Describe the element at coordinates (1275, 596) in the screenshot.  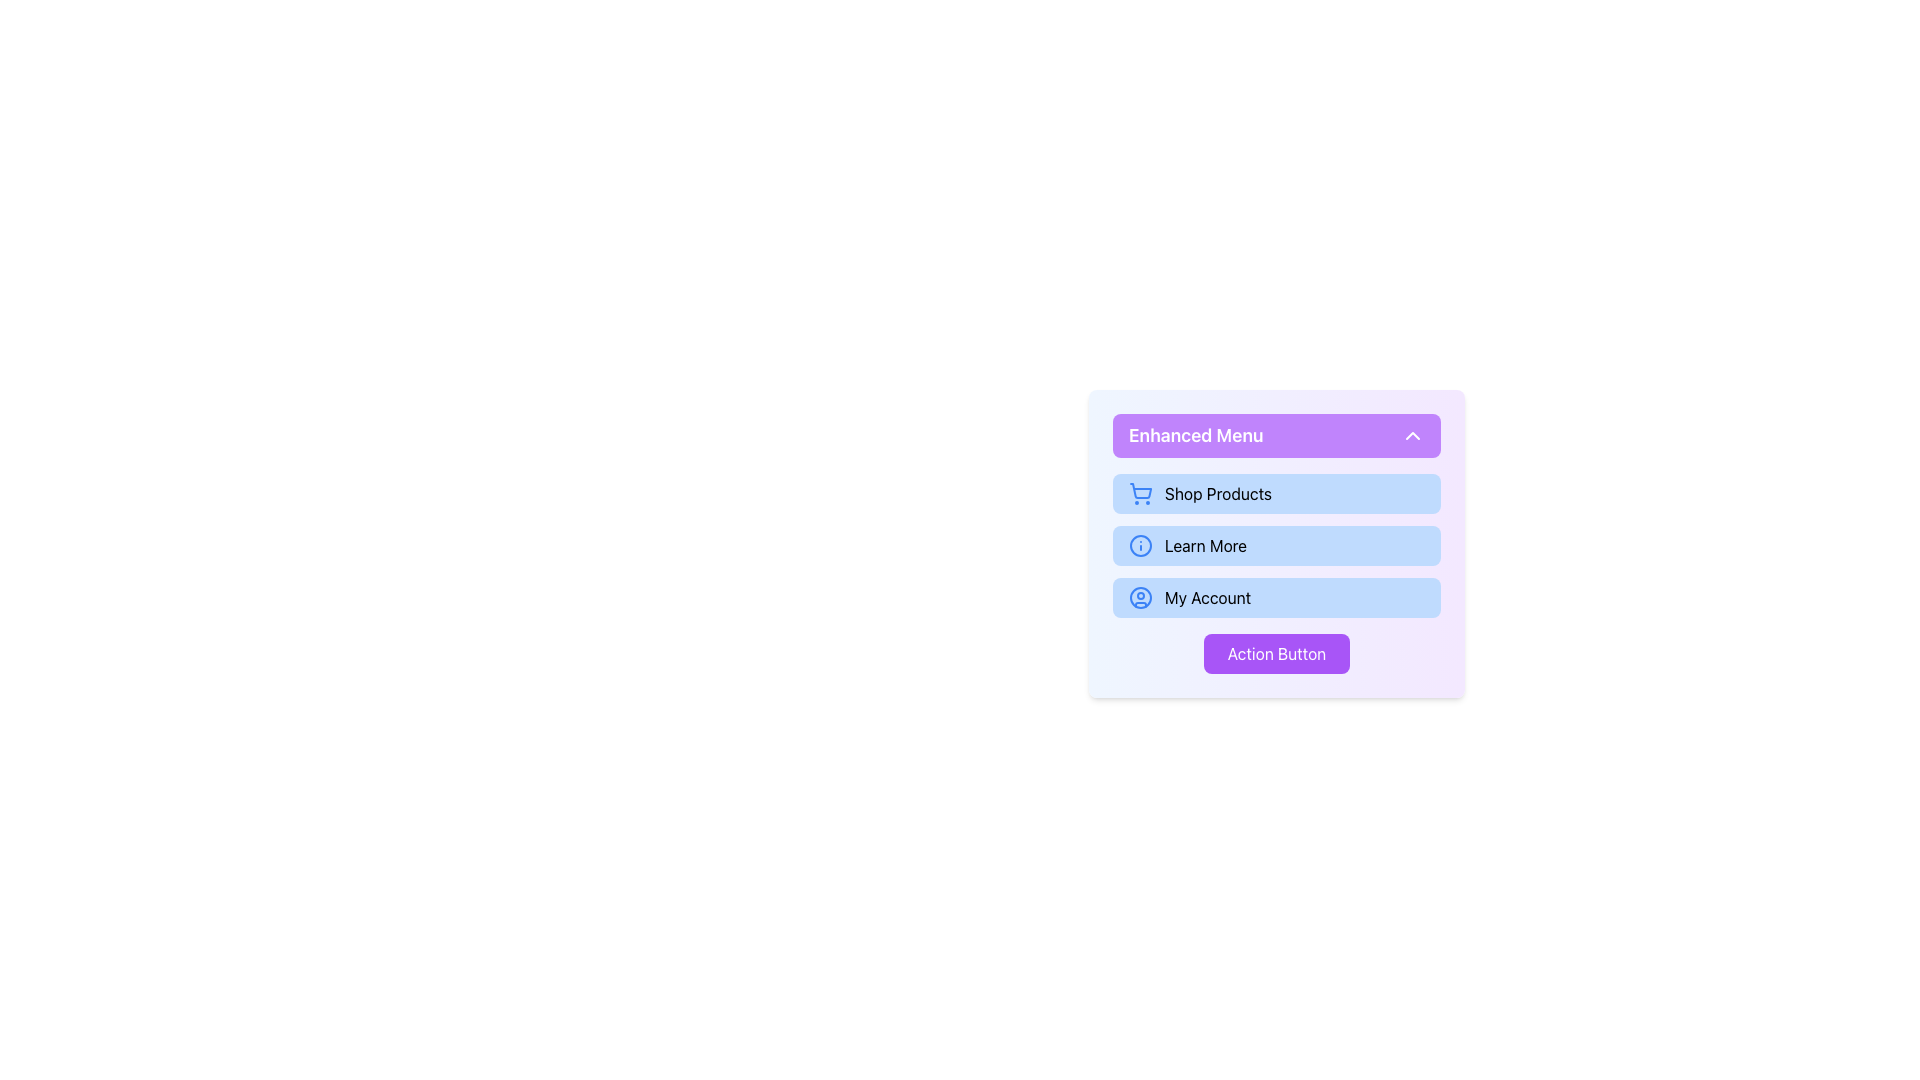
I see `the account information button, which is the third button in a vertical list within a menu box, located below the 'Learn More' button and above the 'Action Button'` at that location.